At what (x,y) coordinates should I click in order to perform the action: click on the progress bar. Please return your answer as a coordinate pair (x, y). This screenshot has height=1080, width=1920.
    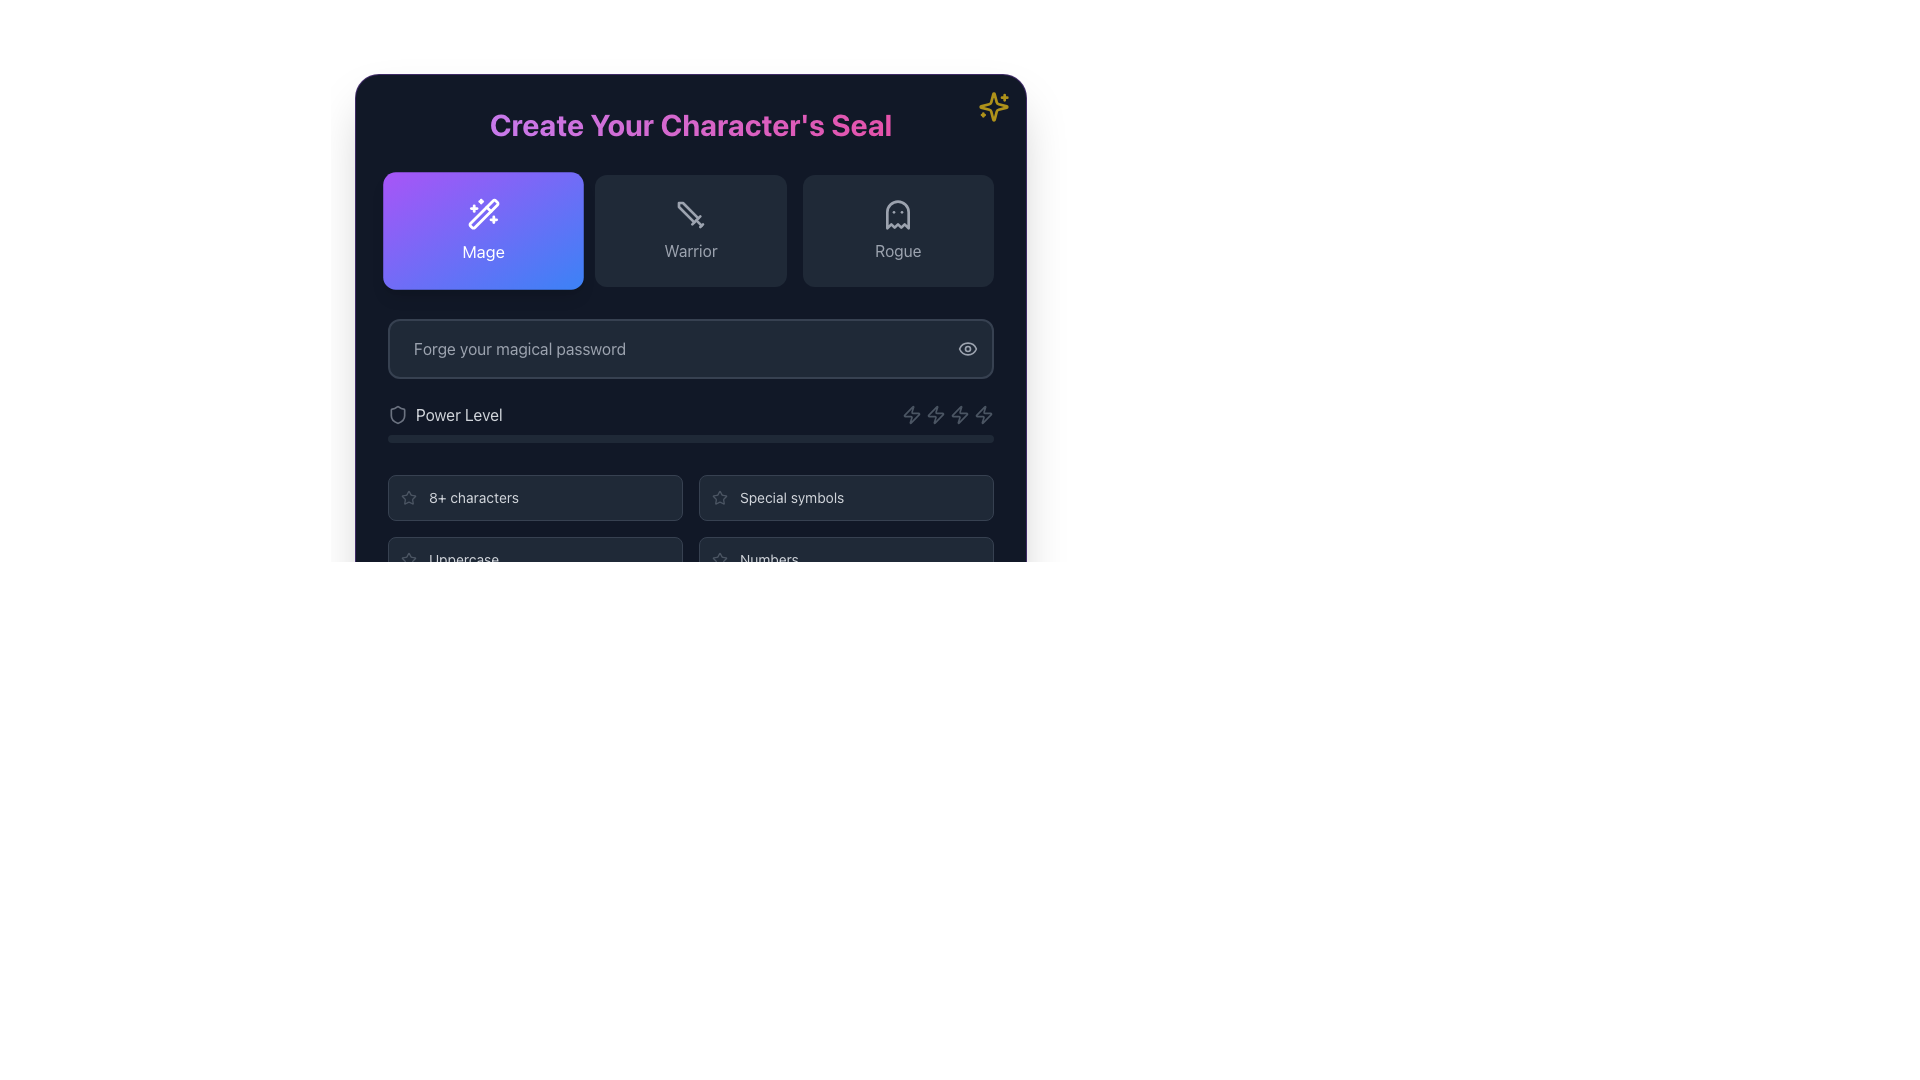
    Looking at the image, I should click on (562, 438).